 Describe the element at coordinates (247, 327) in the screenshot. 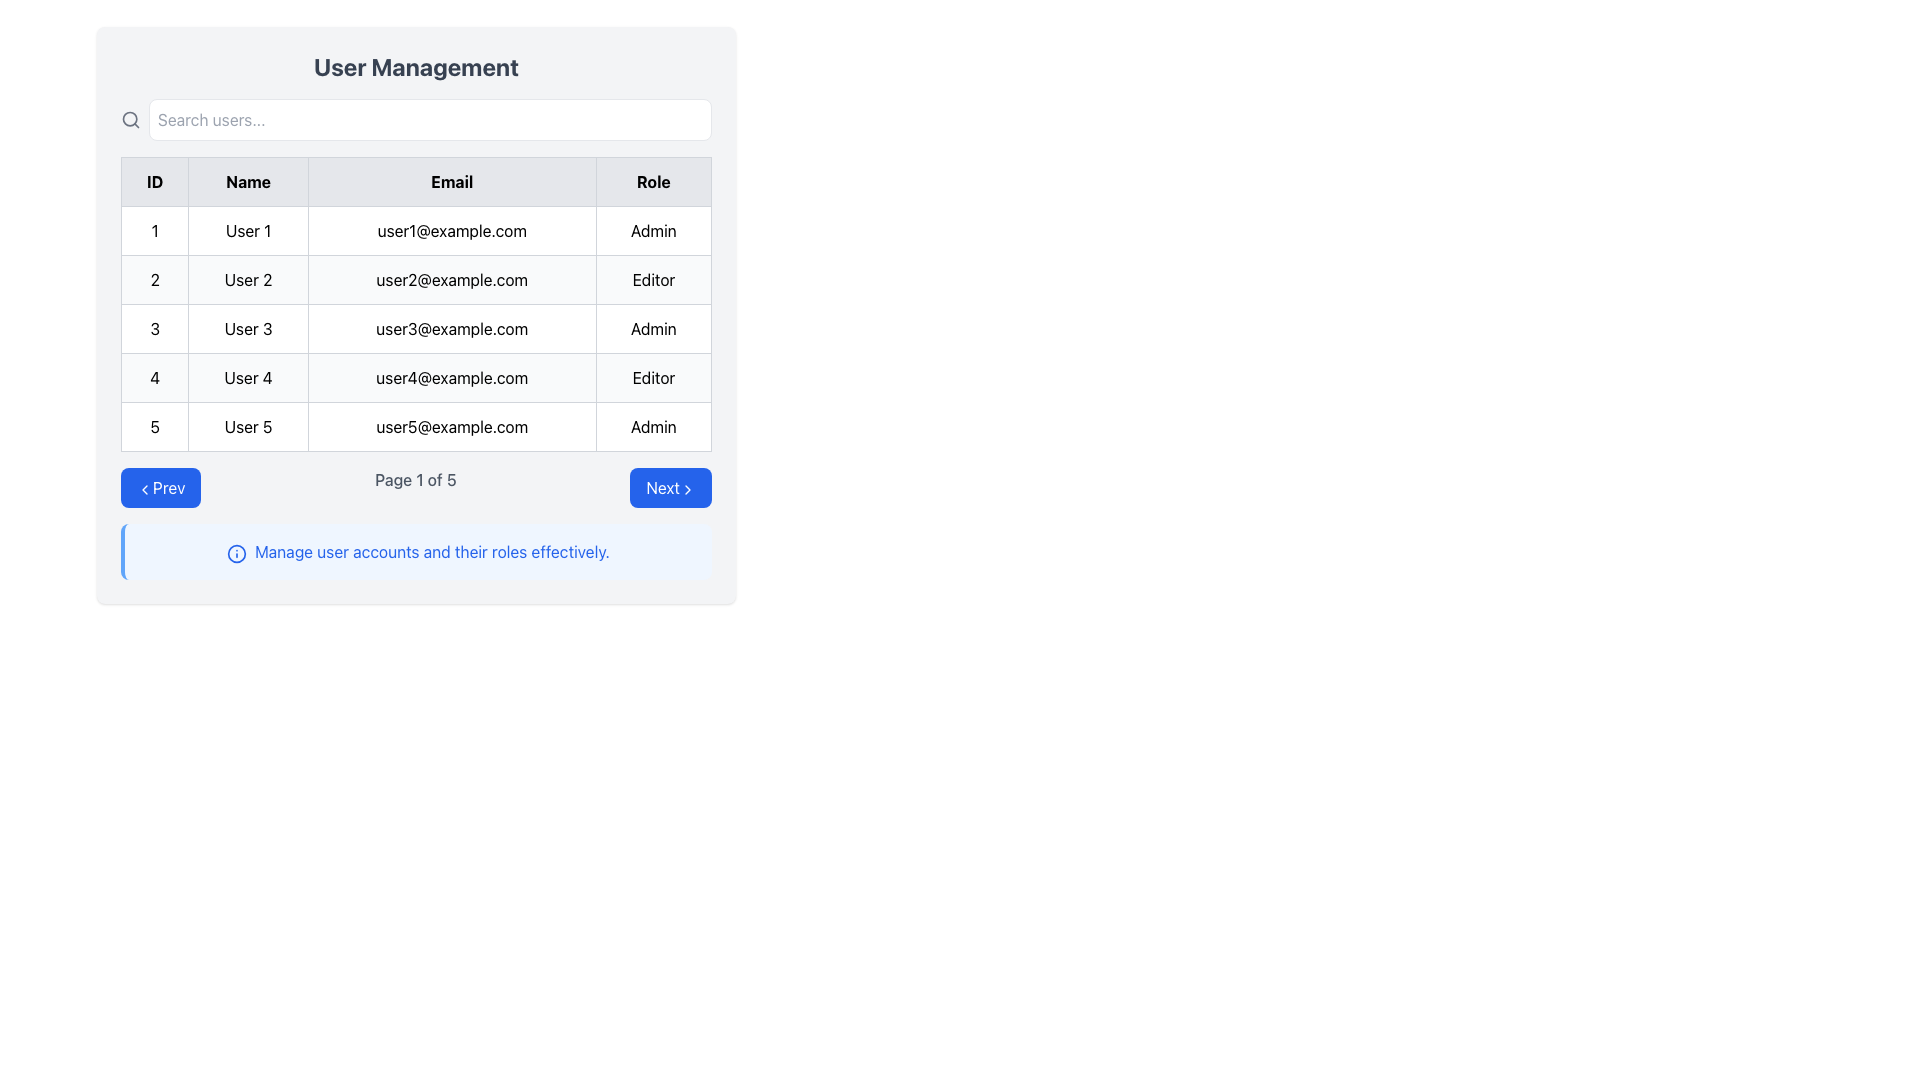

I see `the Static Text label displaying the name associated with the third entry in the table, located between the 'ID: 3' and 'Email: user3@example.com' cells` at that location.